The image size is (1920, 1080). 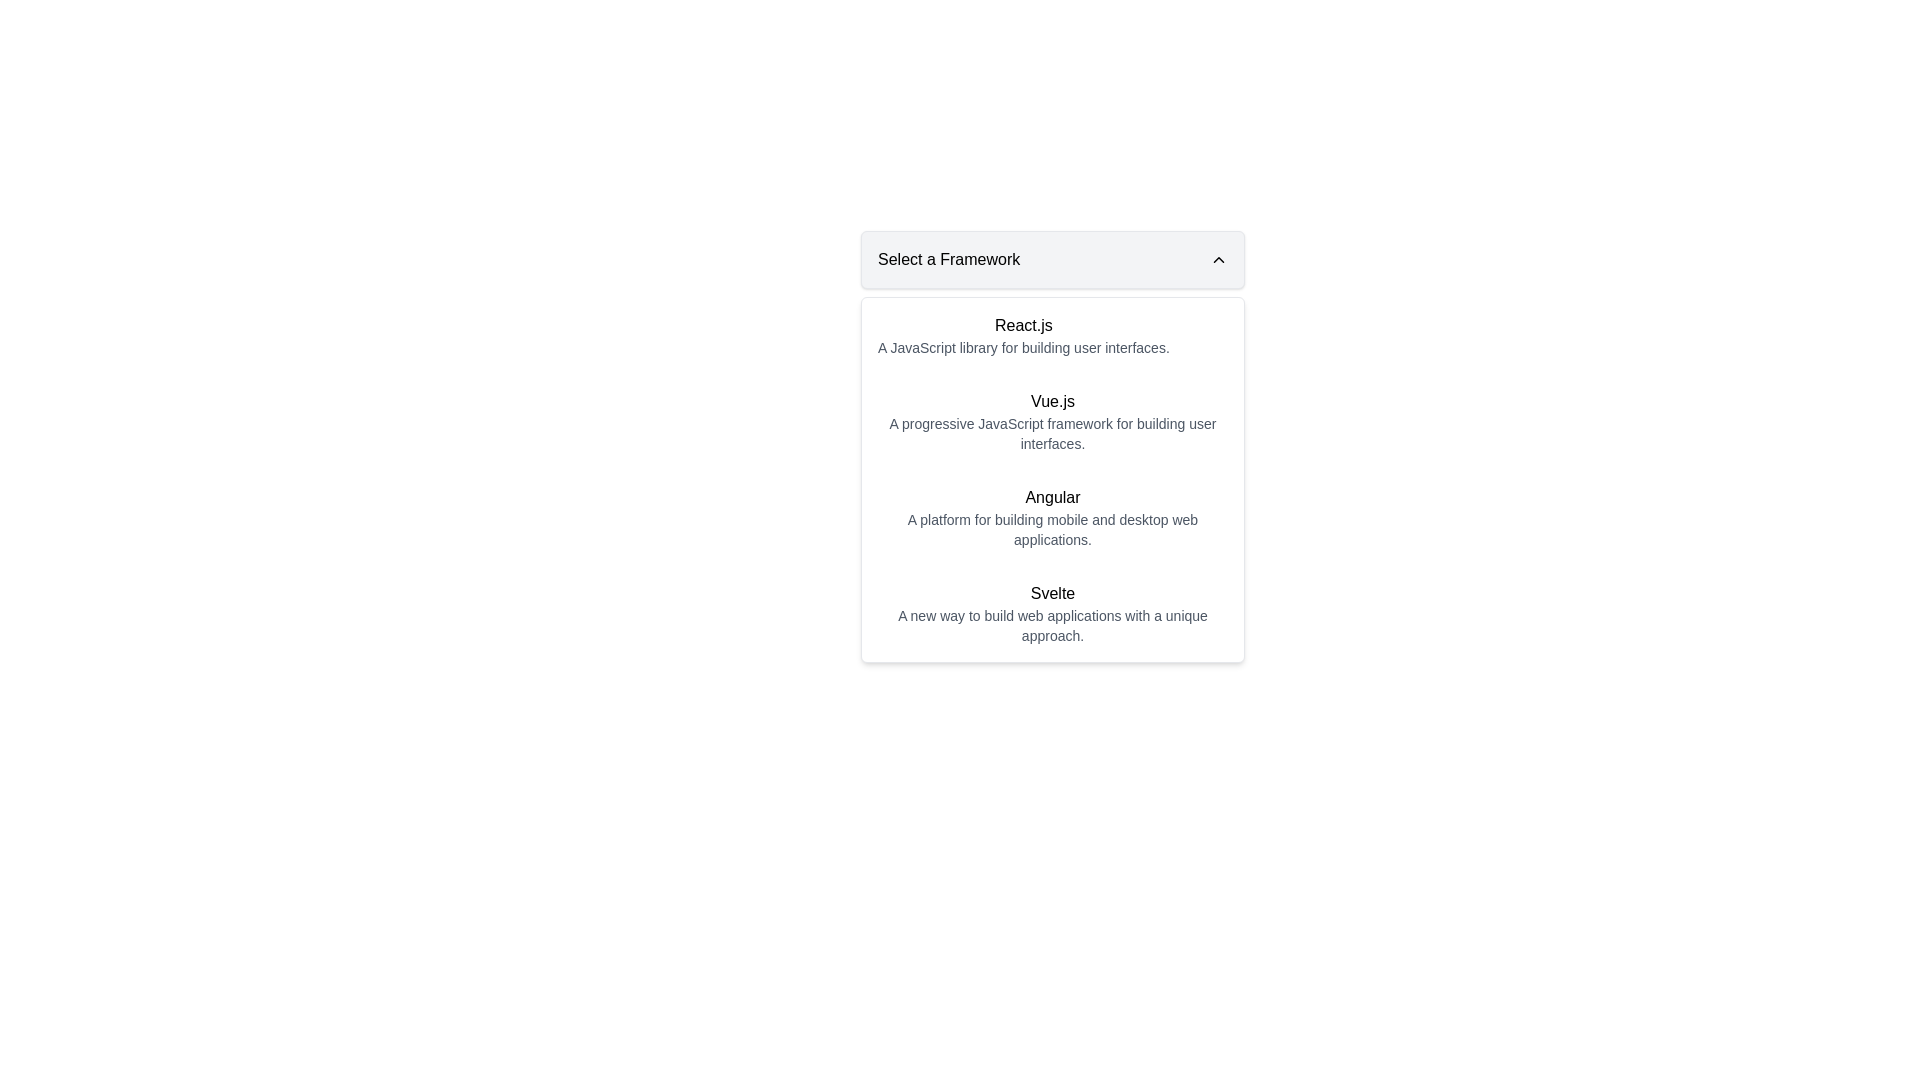 What do you see at coordinates (1051, 433) in the screenshot?
I see `the descriptive subtitle element providing additional information about 'Vue.js' located in the dropdown menu titled 'Select a Framework'` at bounding box center [1051, 433].